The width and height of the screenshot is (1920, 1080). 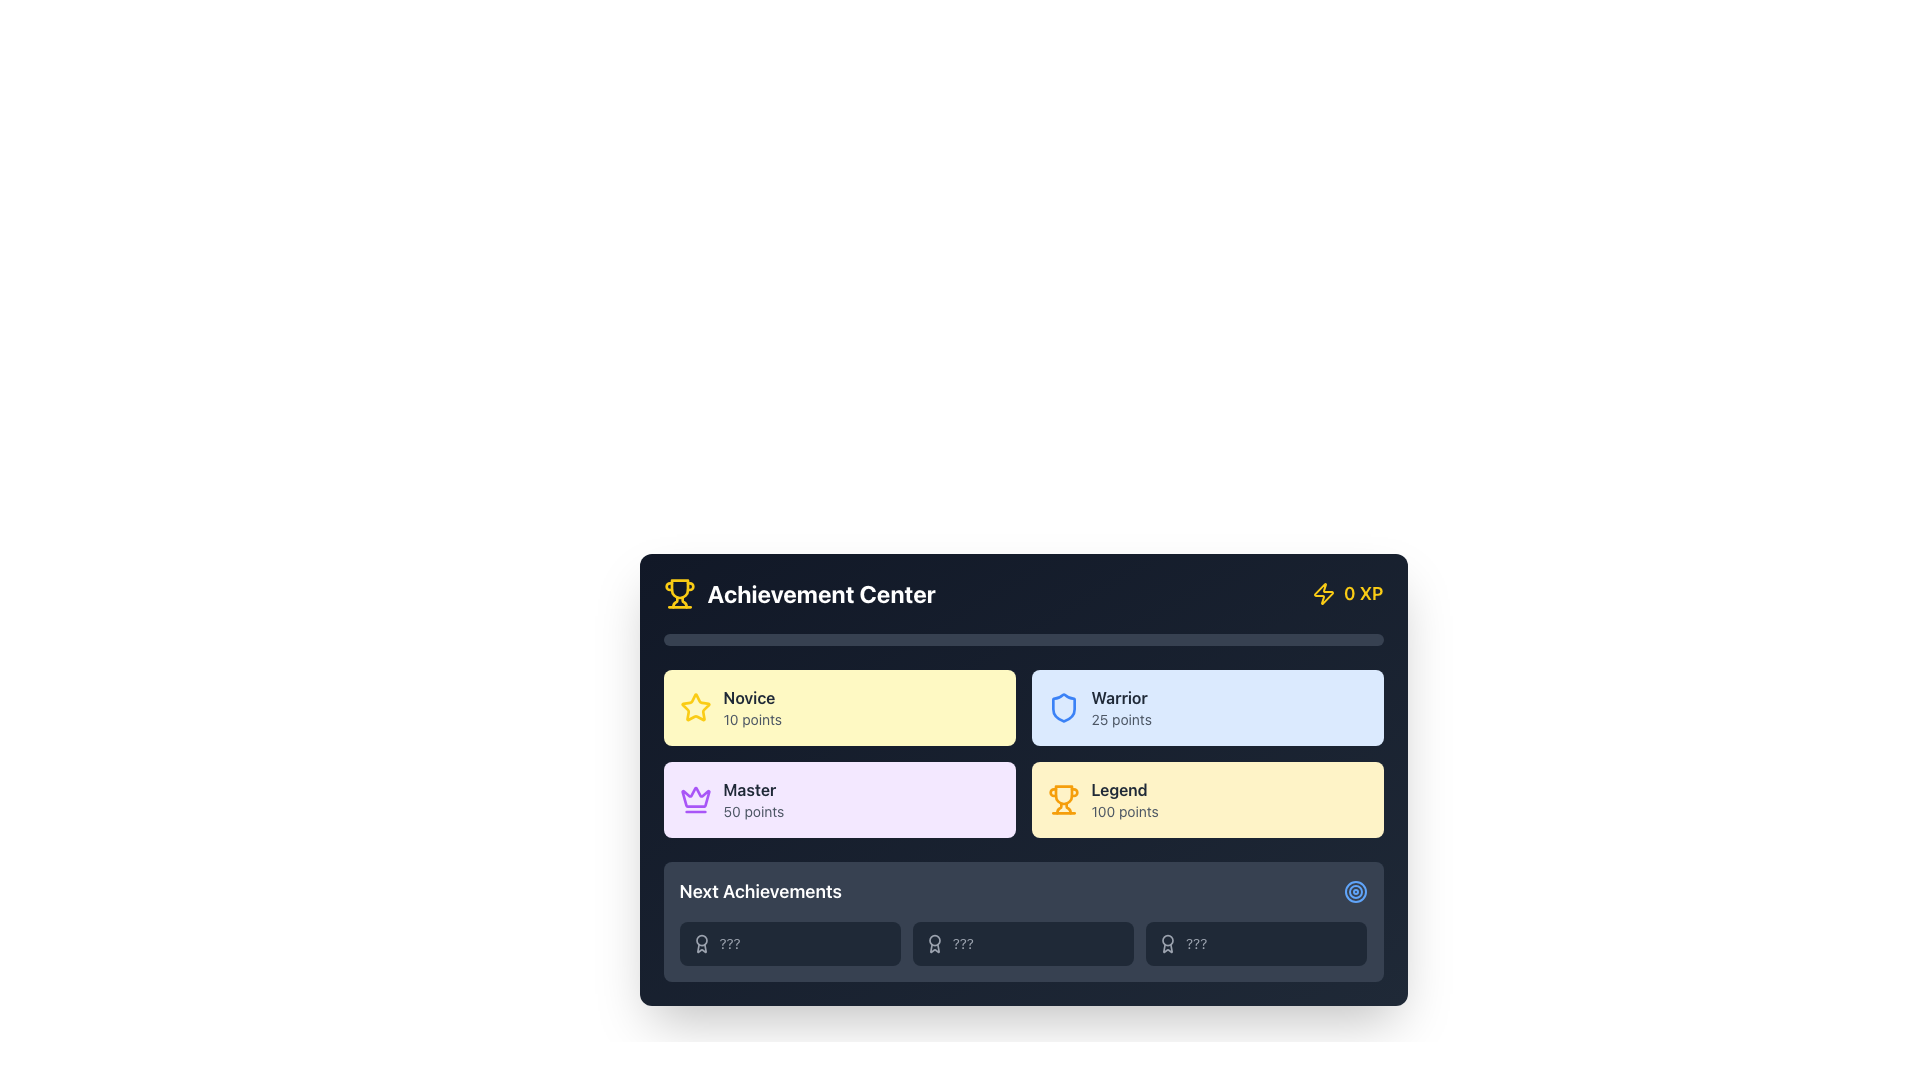 What do you see at coordinates (751, 697) in the screenshot?
I see `the 'Novice' text label which is displayed in bold, capitalized dark gray font against a soft yellow background, located at the top-left corner of the yellow rectangular card in the 'Achievement Center' interface` at bounding box center [751, 697].